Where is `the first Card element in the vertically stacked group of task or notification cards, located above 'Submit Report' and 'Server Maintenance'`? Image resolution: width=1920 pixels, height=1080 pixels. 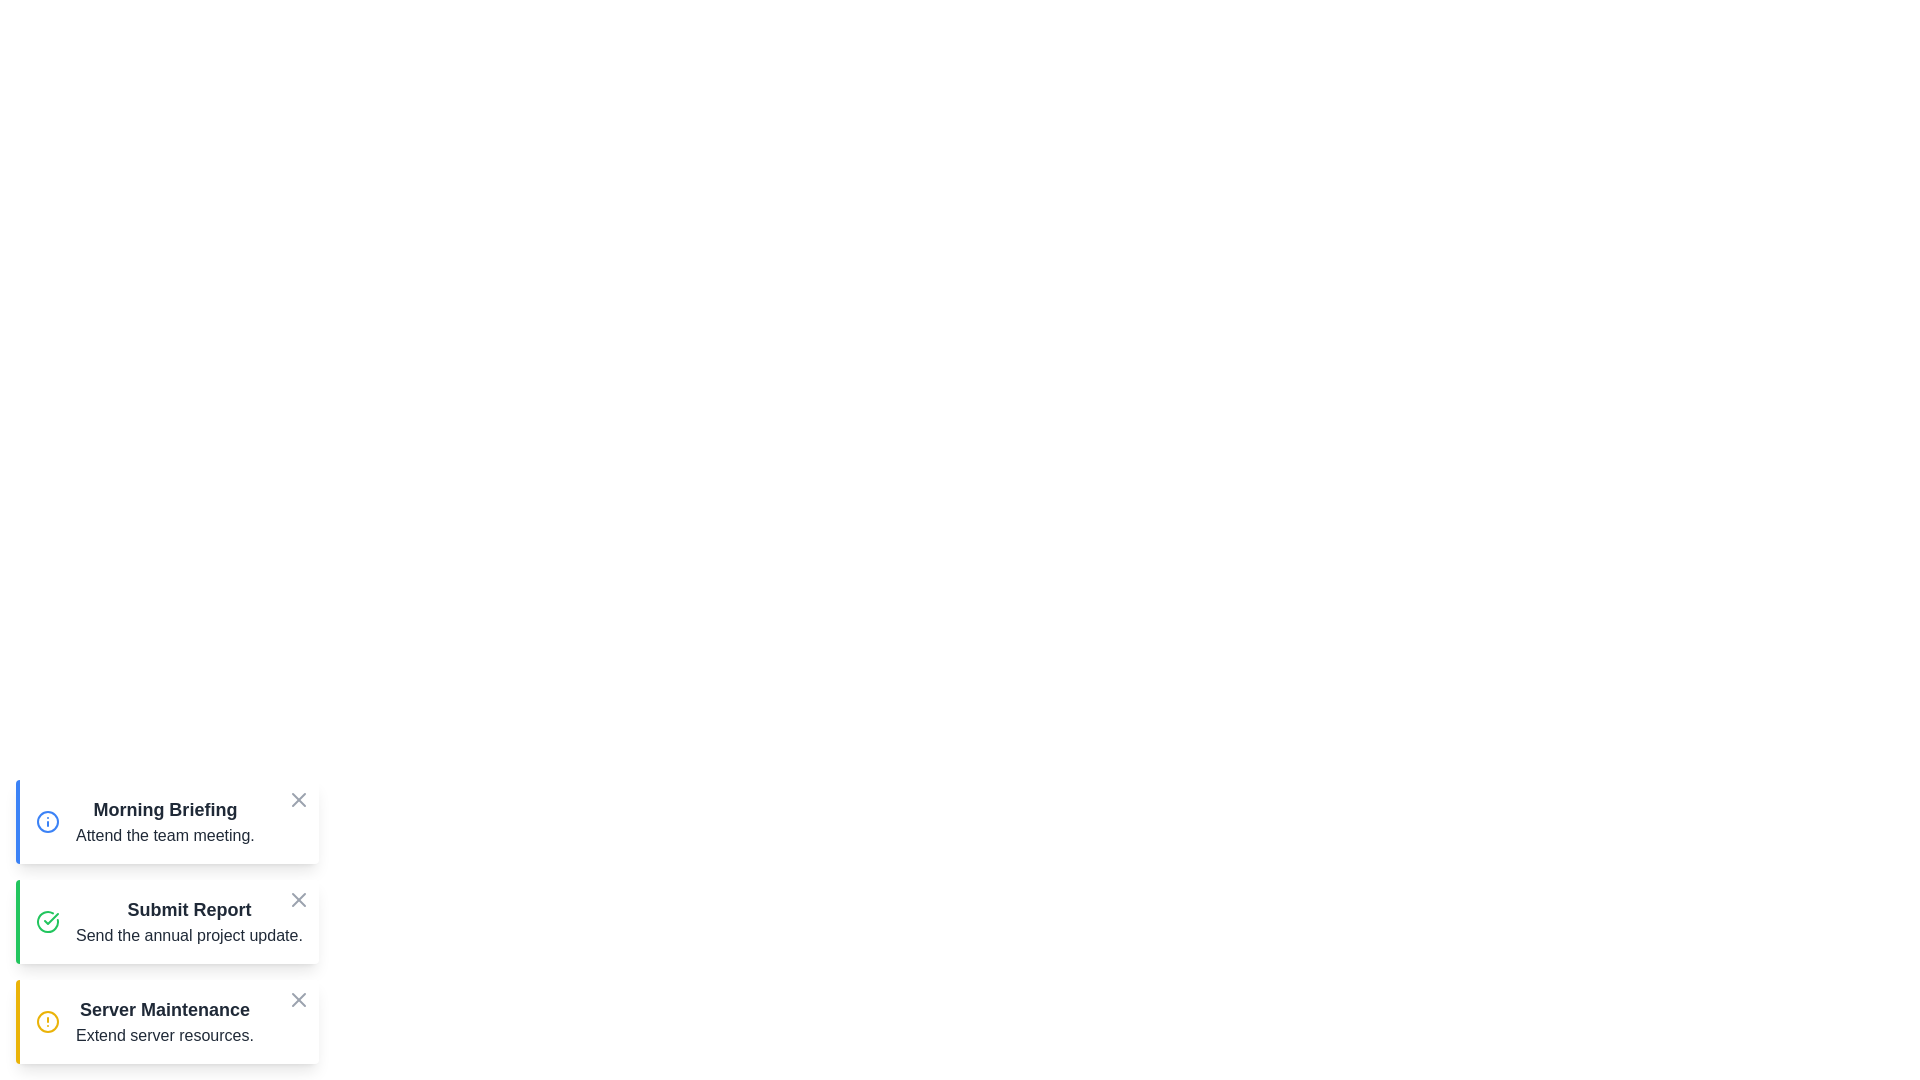
the first Card element in the vertically stacked group of task or notification cards, located above 'Submit Report' and 'Server Maintenance' is located at coordinates (169, 821).